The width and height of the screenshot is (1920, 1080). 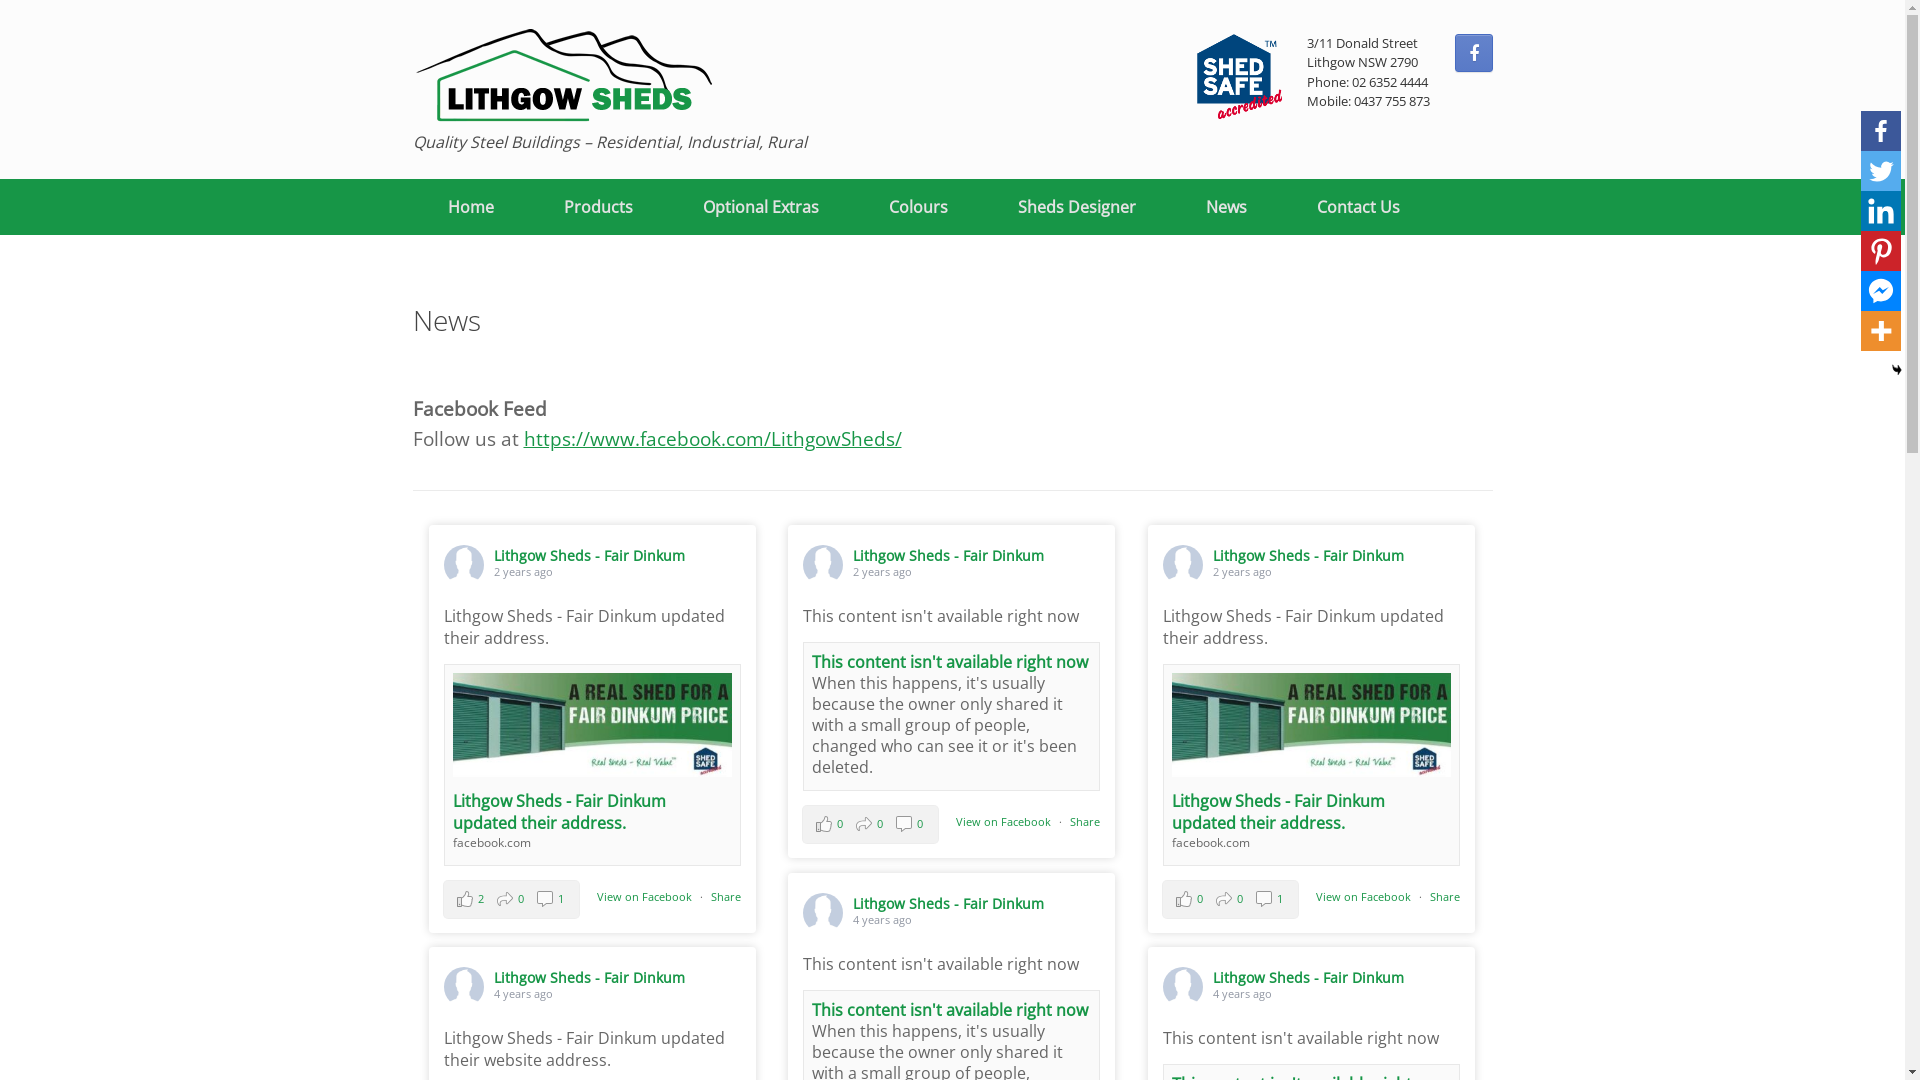 I want to click on 'Contact Us', so click(x=1358, y=207).